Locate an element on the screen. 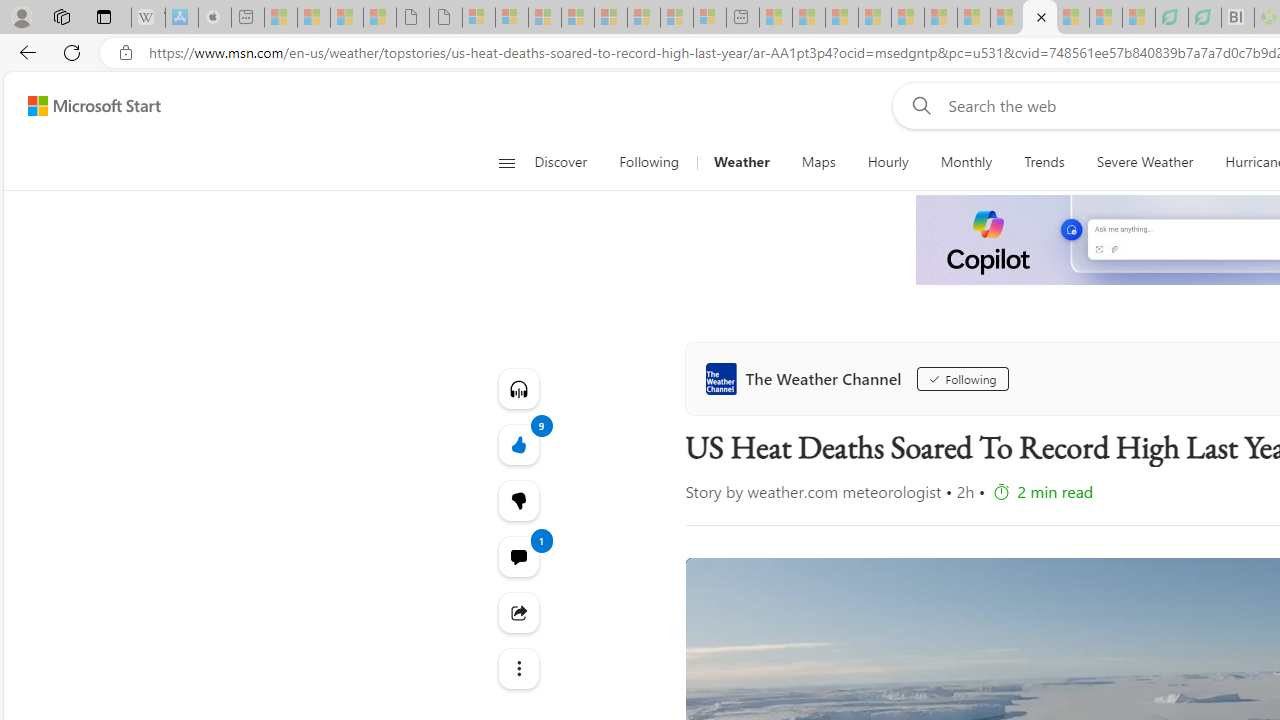 This screenshot has height=720, width=1280. 'Microsoft Services Agreement - Sleeping' is located at coordinates (512, 17).